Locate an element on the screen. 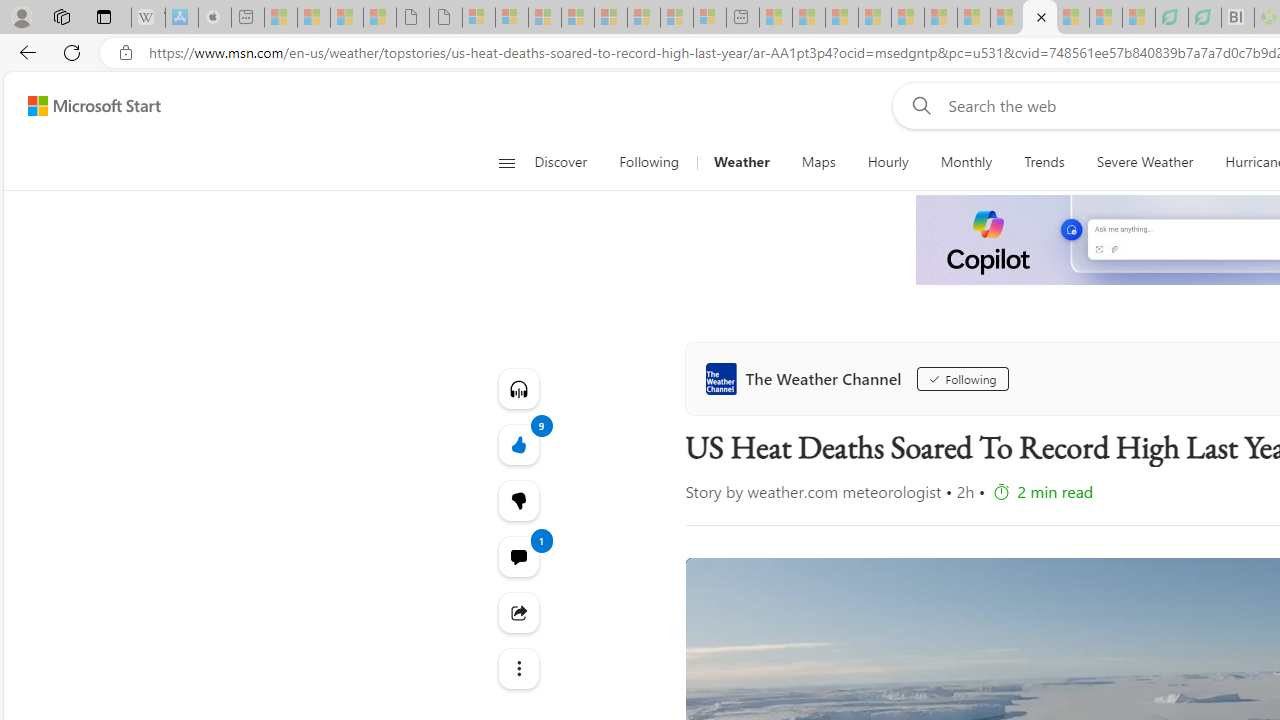 This screenshot has height=720, width=1280. 'Microsoft Services Agreement - Sleeping' is located at coordinates (512, 17).